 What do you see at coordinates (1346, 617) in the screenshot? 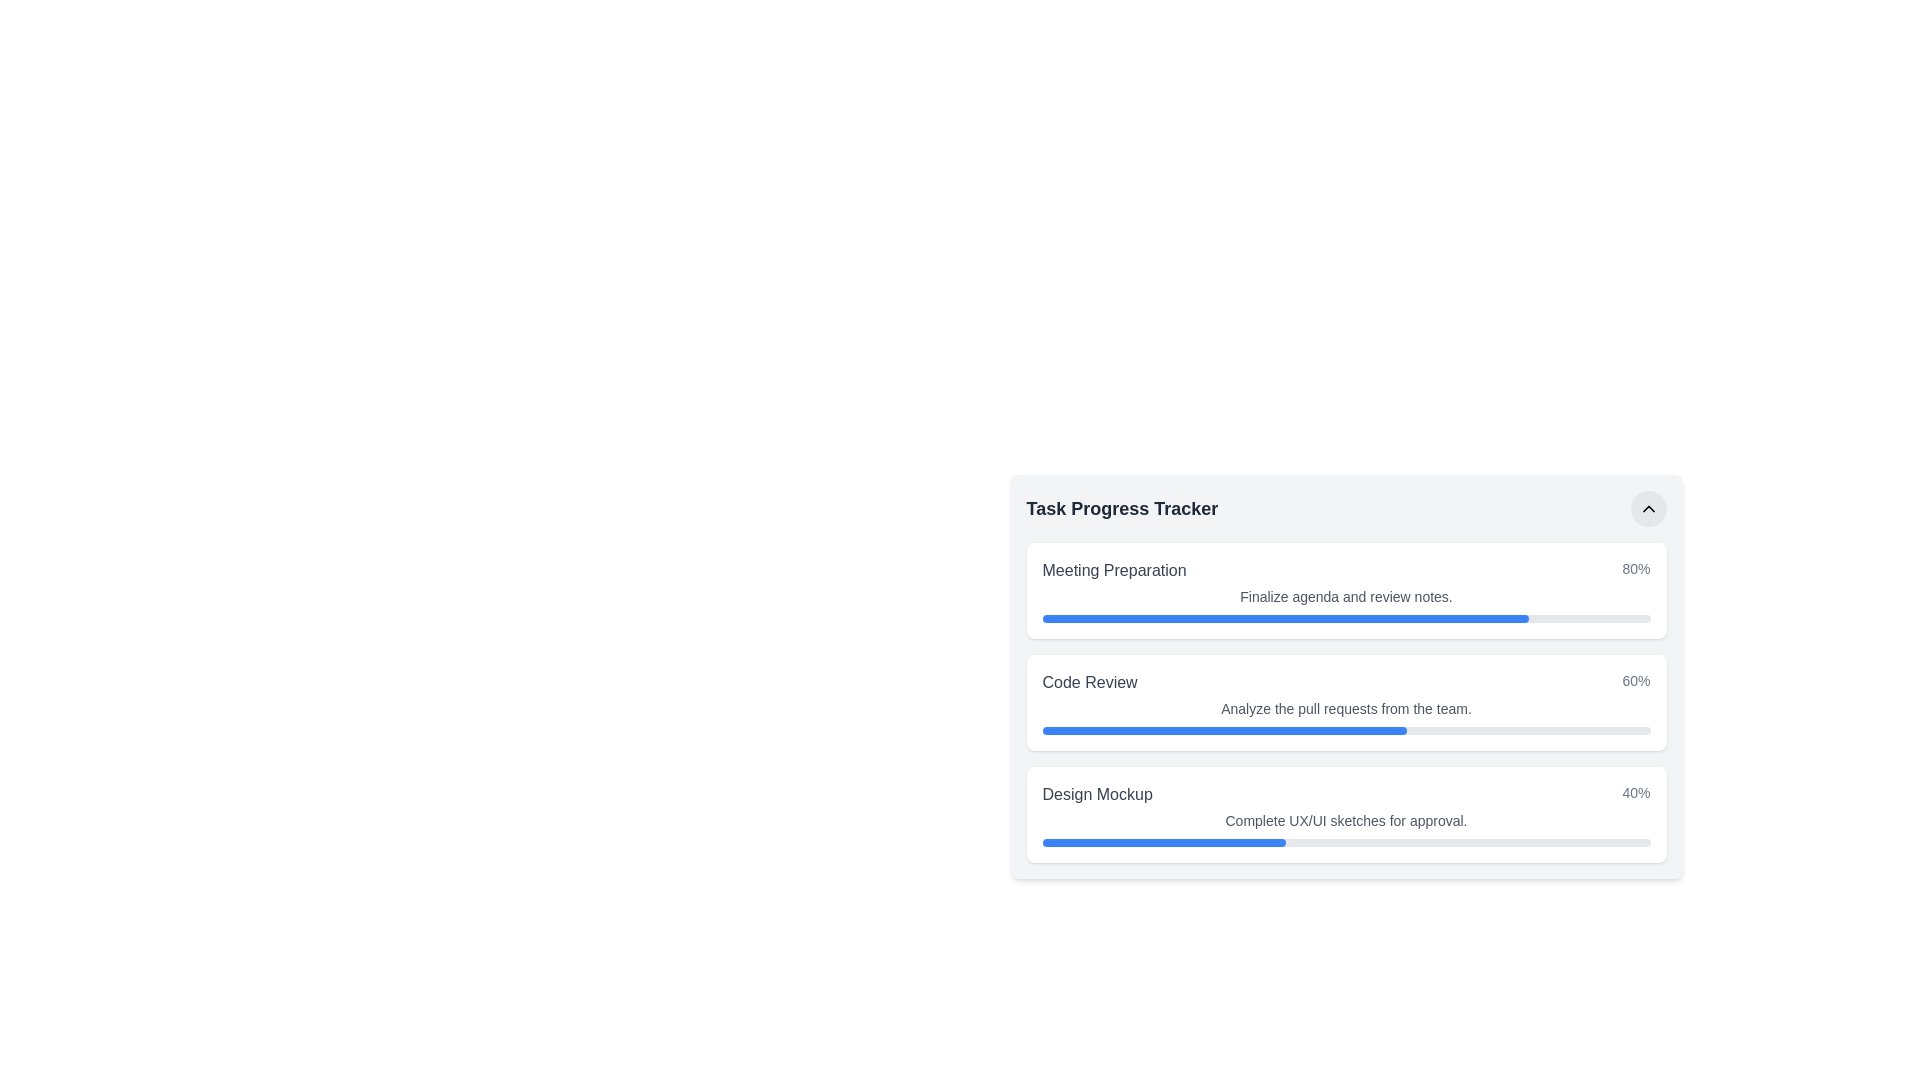
I see `the horizontal progress bar located beneath the text 'Finalize agenda and review notes.' which has a light gray background and a blue filled portion indicating progress` at bounding box center [1346, 617].